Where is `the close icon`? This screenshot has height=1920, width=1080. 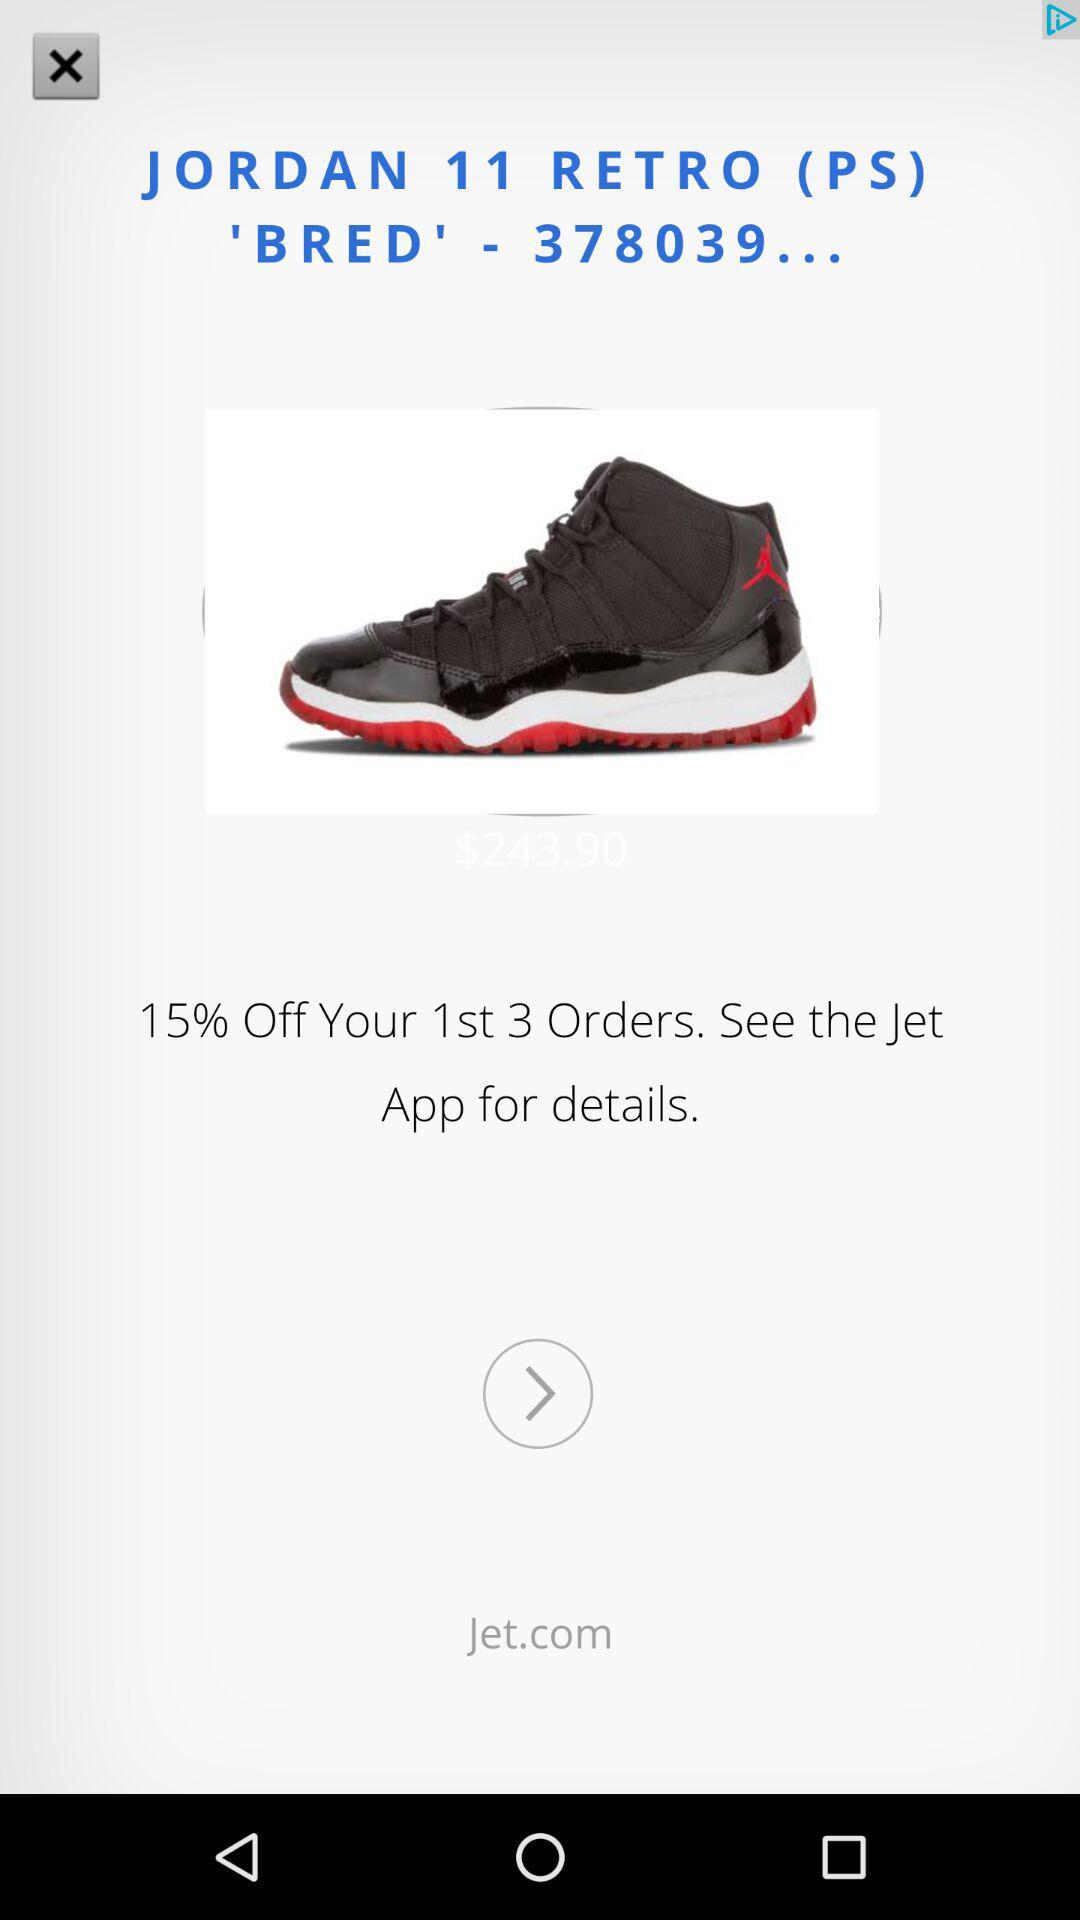 the close icon is located at coordinates (64, 70).